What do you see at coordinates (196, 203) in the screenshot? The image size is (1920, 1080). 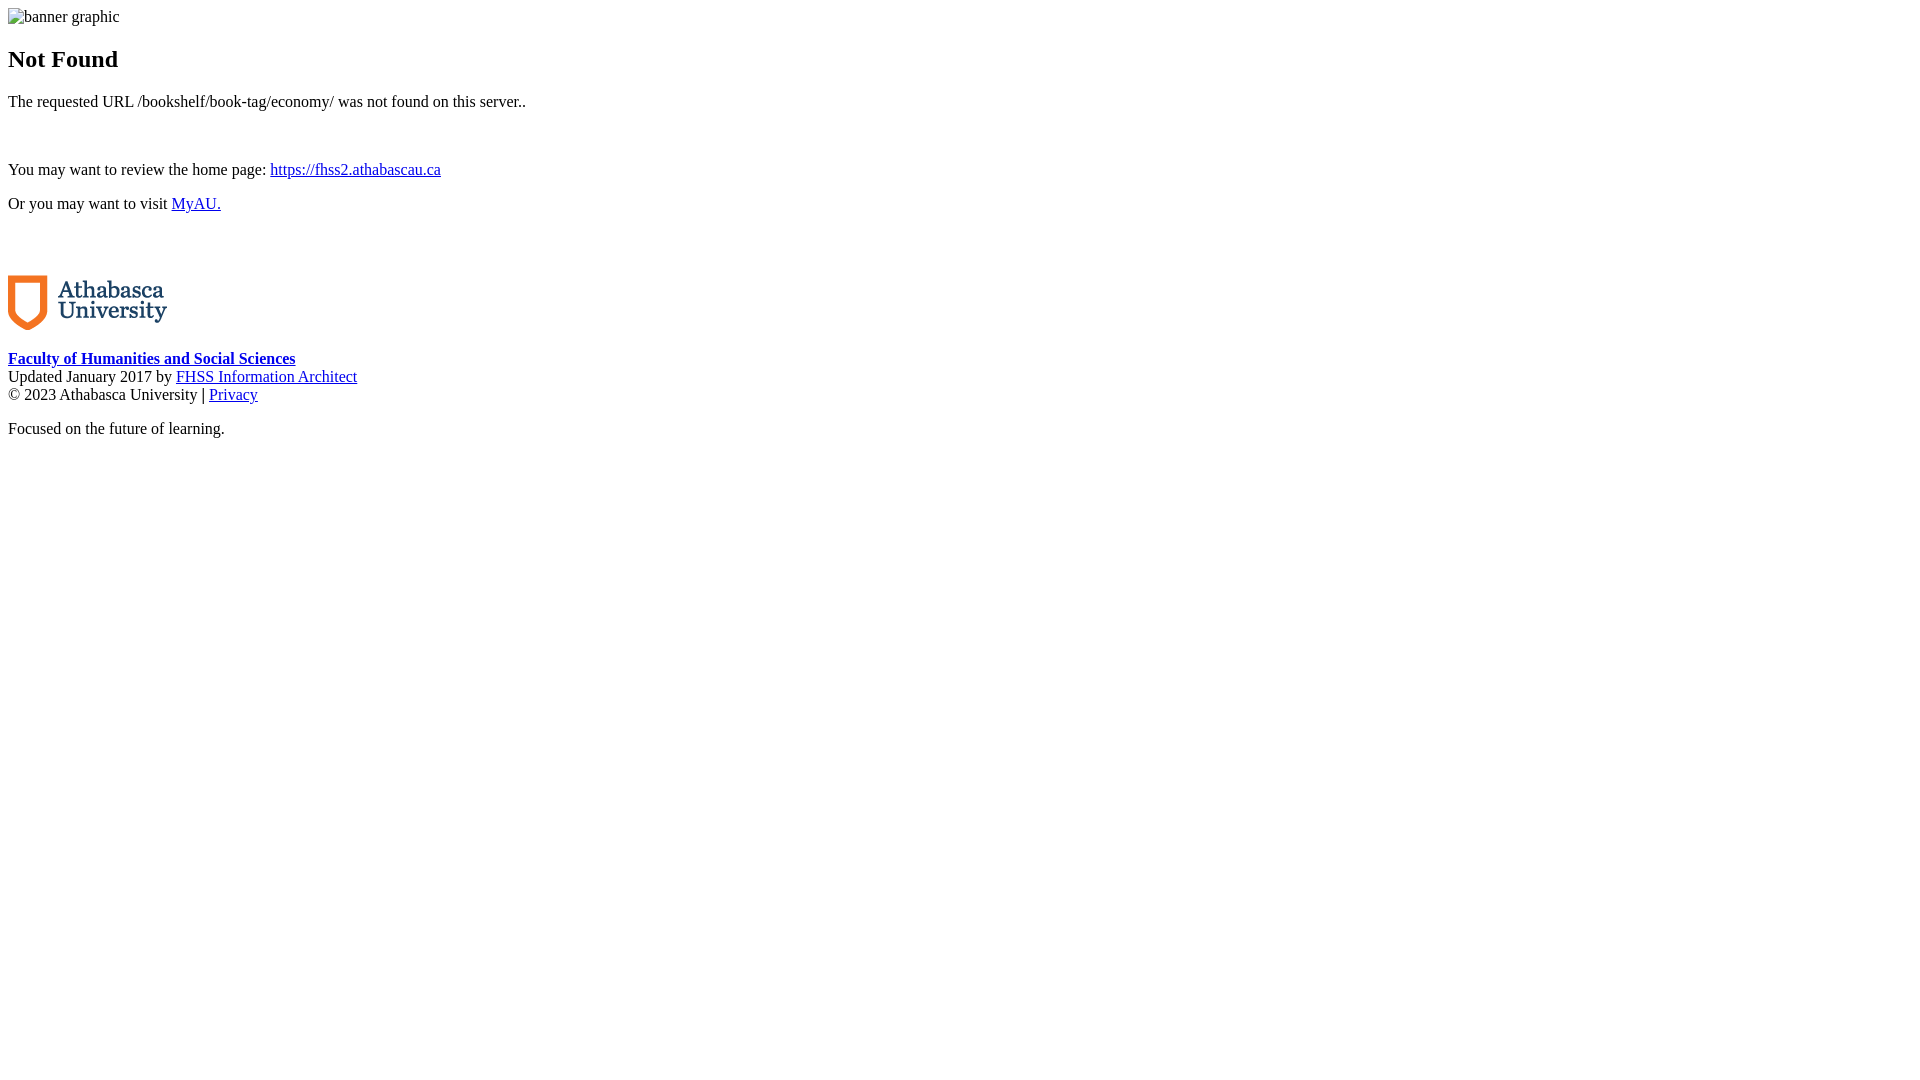 I see `'MyAU.'` at bounding box center [196, 203].